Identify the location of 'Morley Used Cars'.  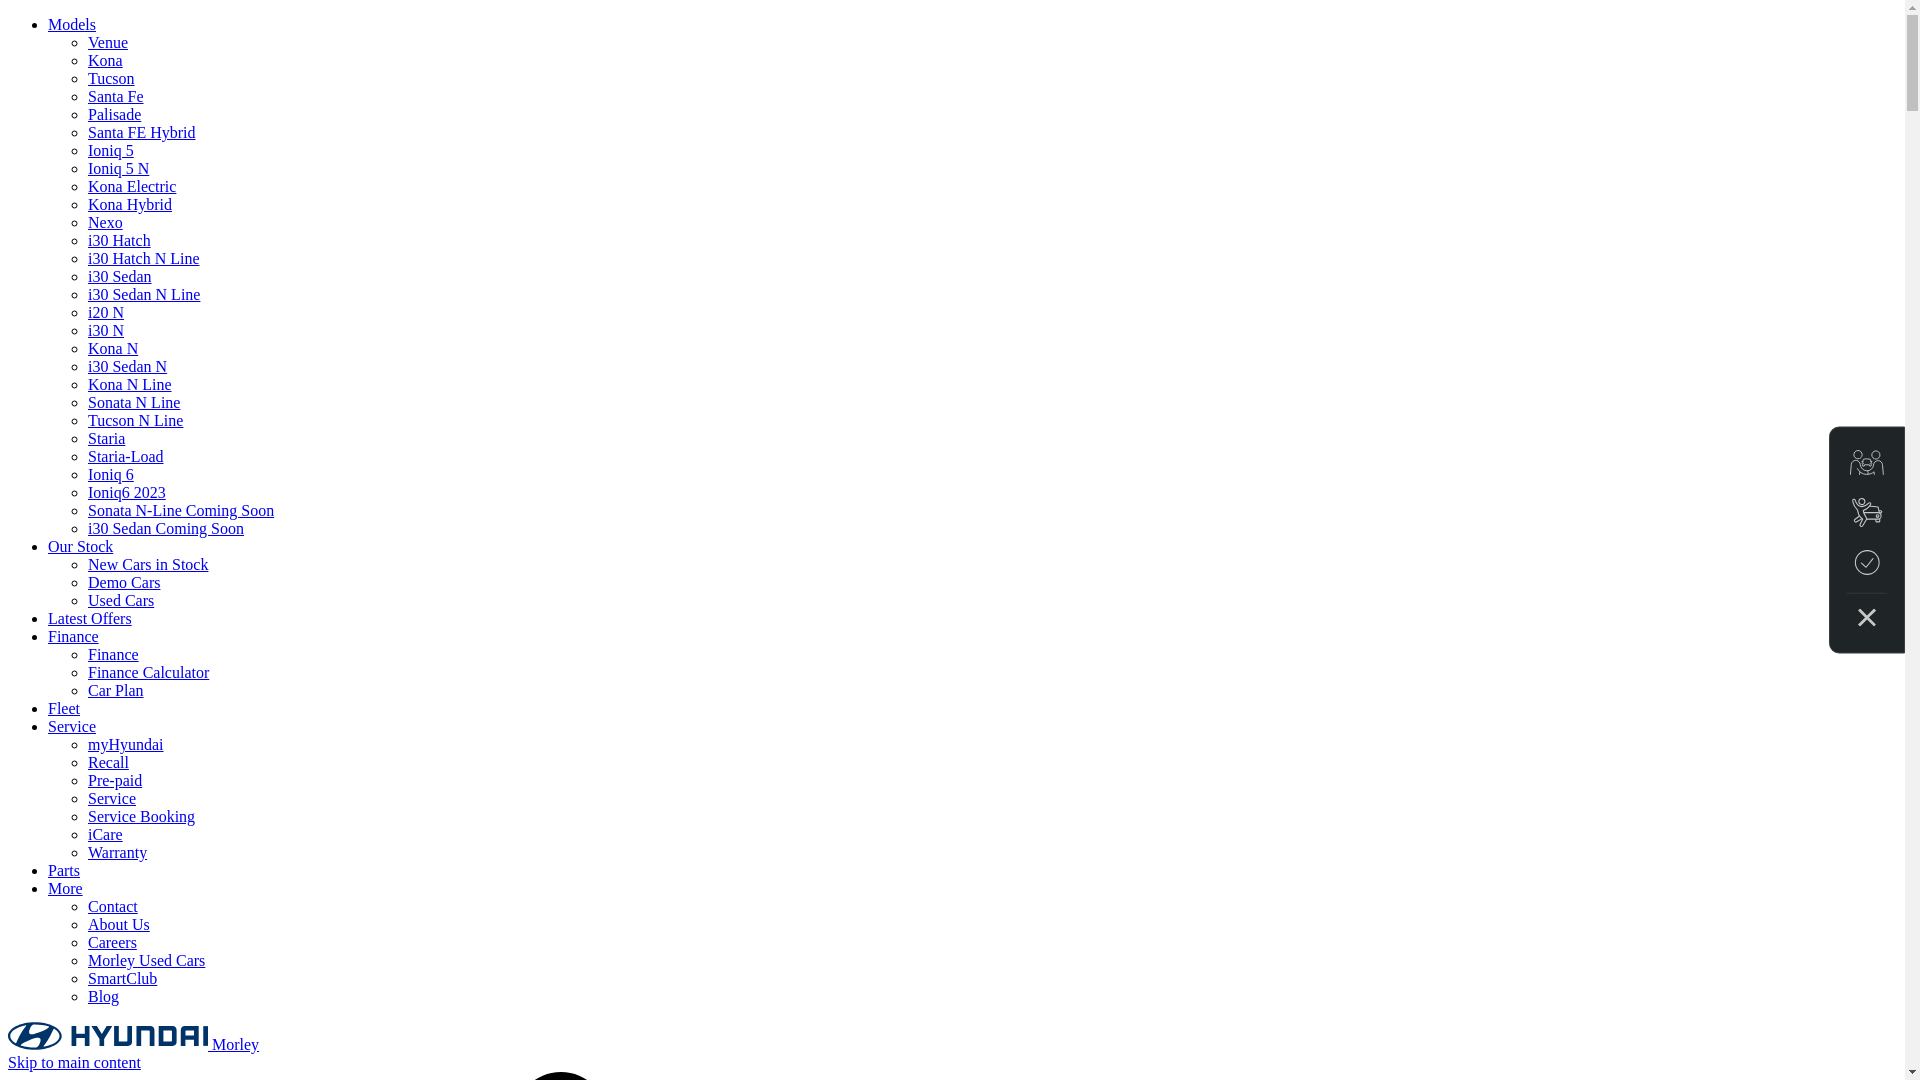
(145, 959).